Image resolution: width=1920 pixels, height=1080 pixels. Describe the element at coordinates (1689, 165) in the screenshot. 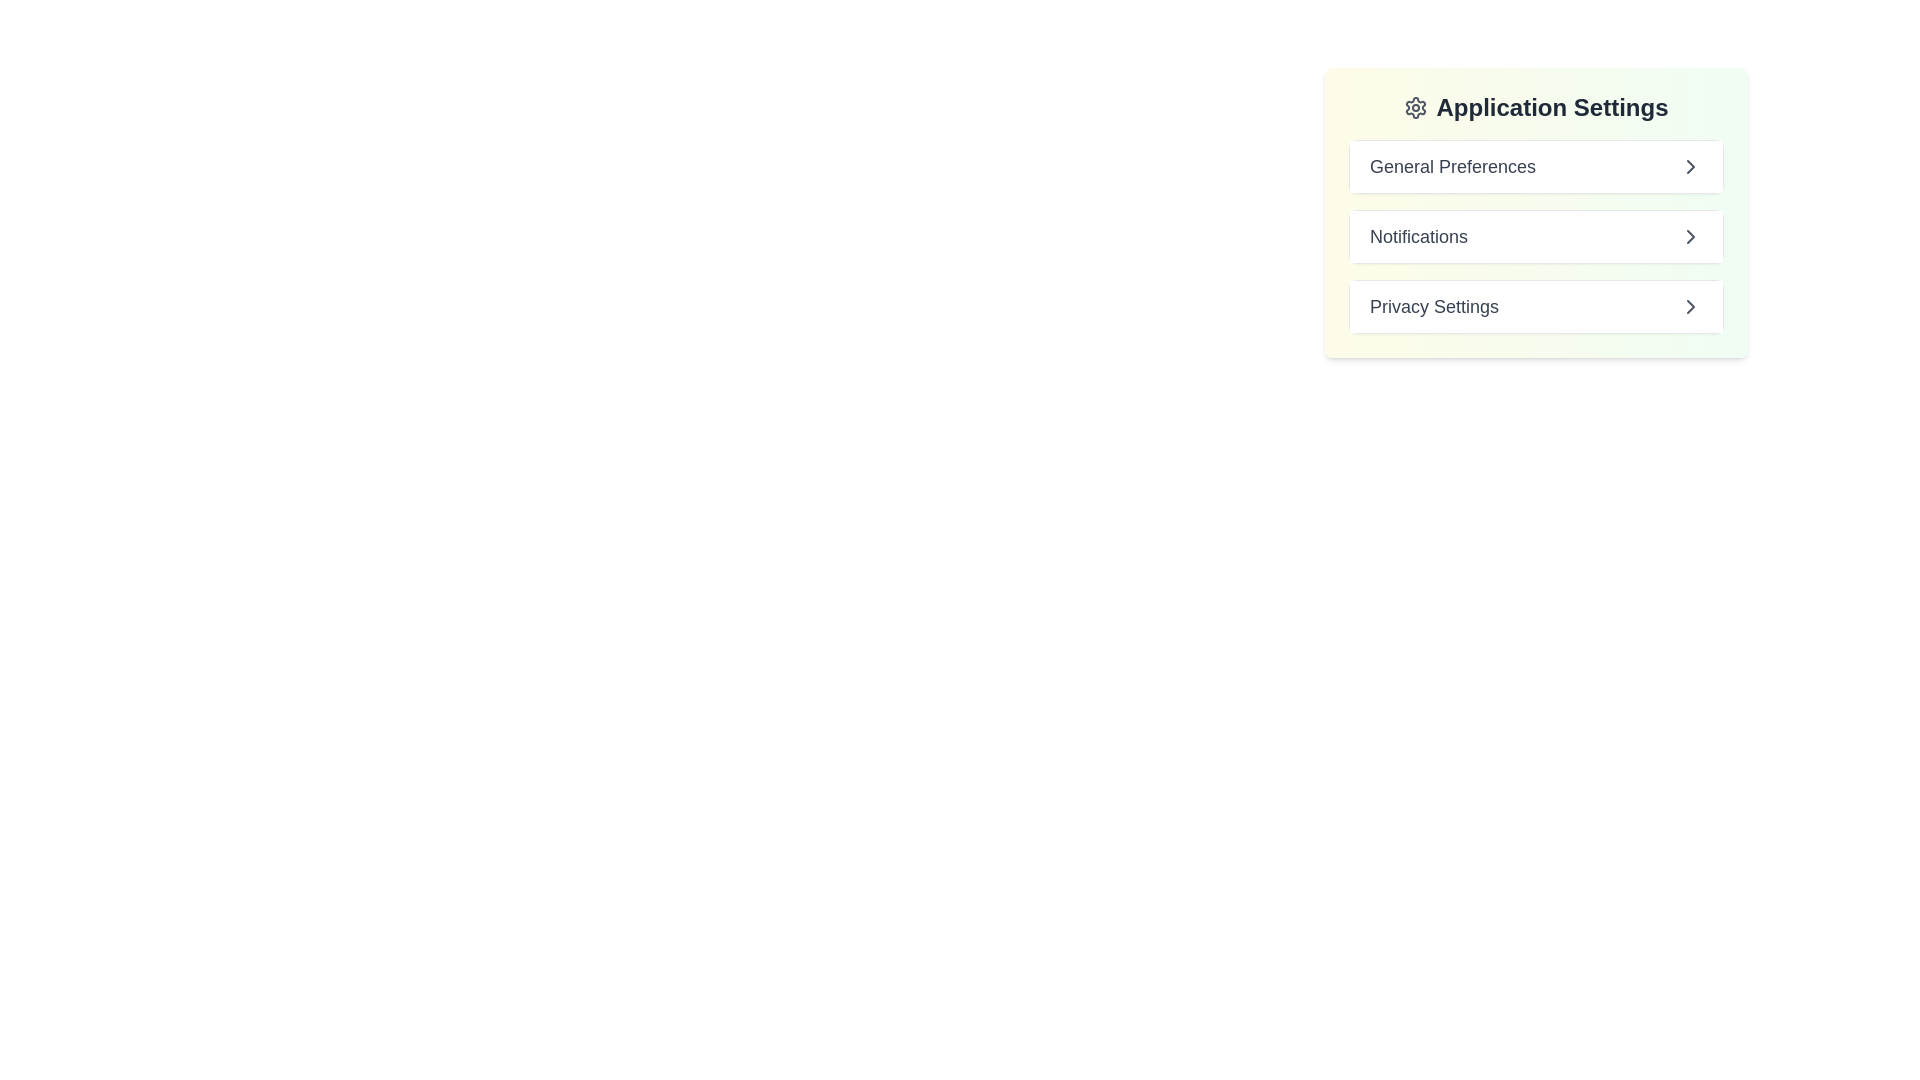

I see `the chevron icon located at the far-right end of the 'General Preferences' list item in the 'Application Settings' section` at that location.